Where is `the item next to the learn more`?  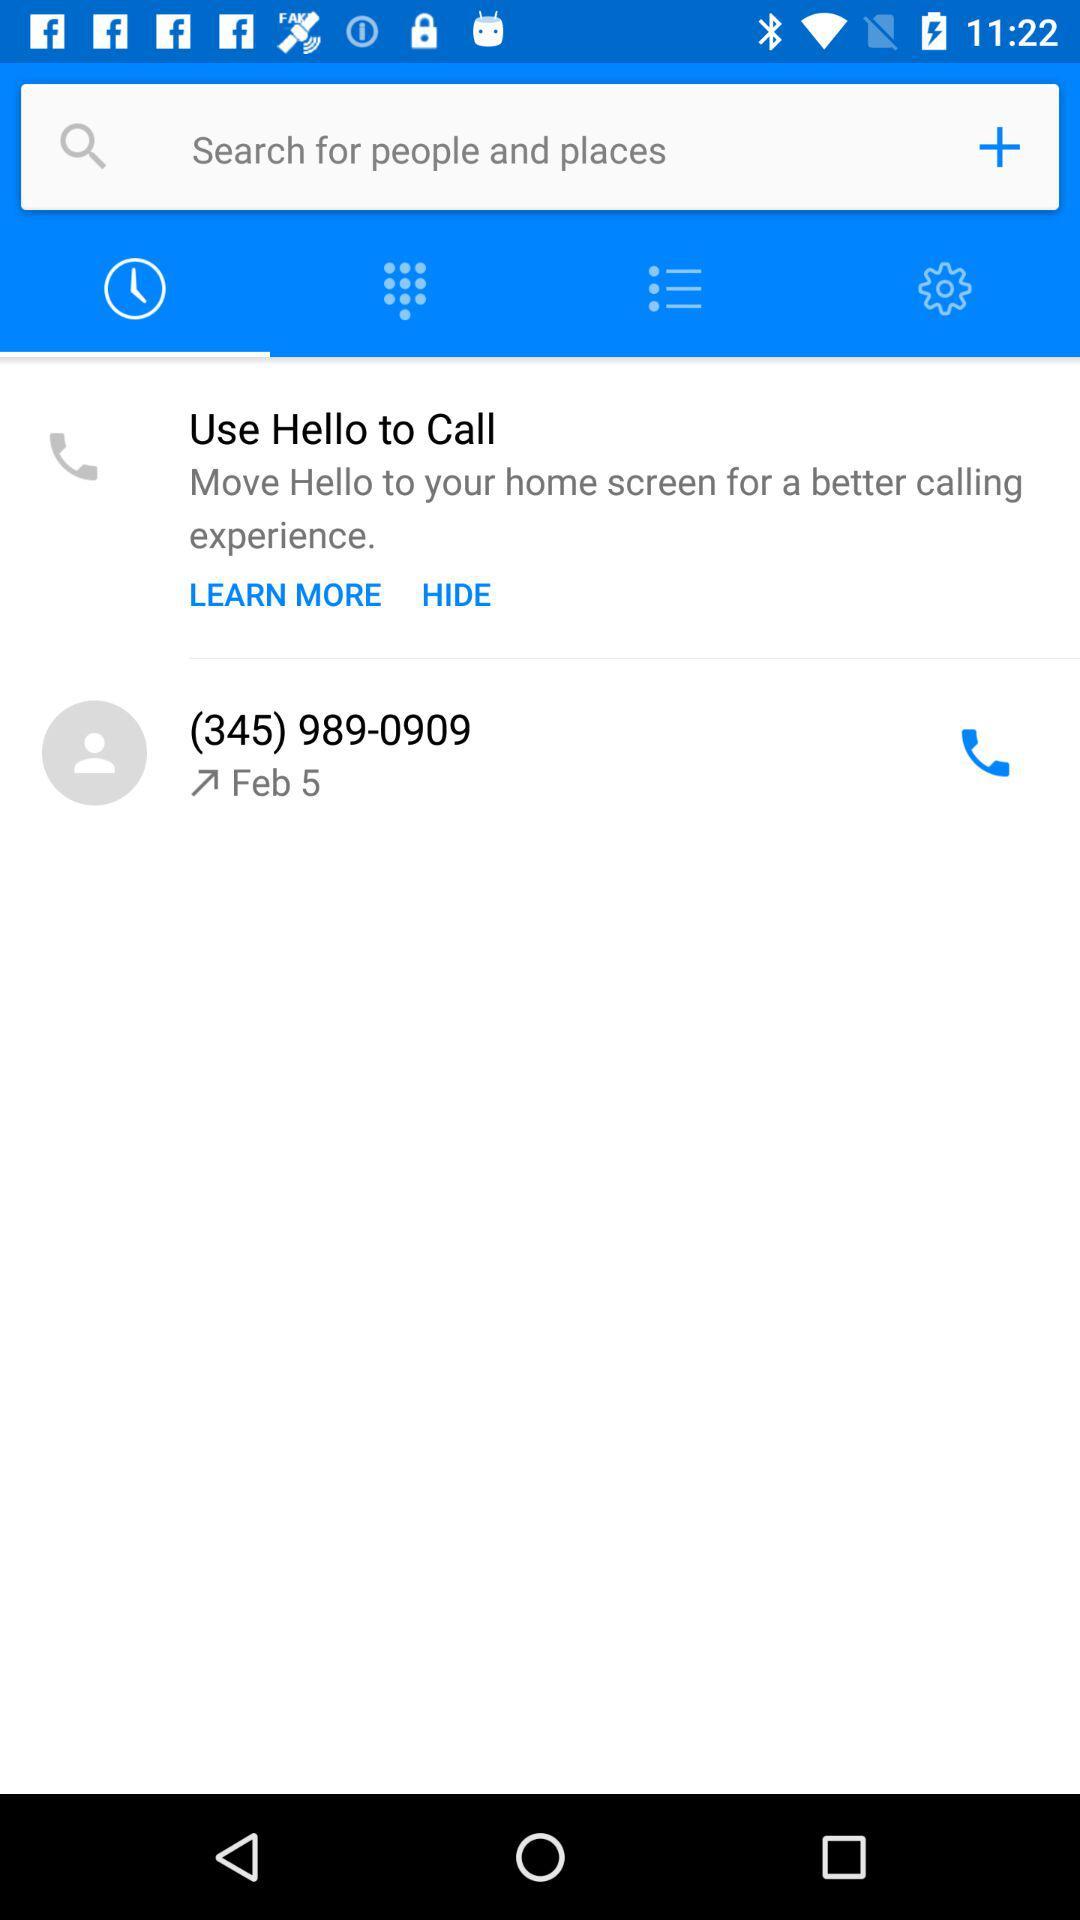 the item next to the learn more is located at coordinates (456, 592).